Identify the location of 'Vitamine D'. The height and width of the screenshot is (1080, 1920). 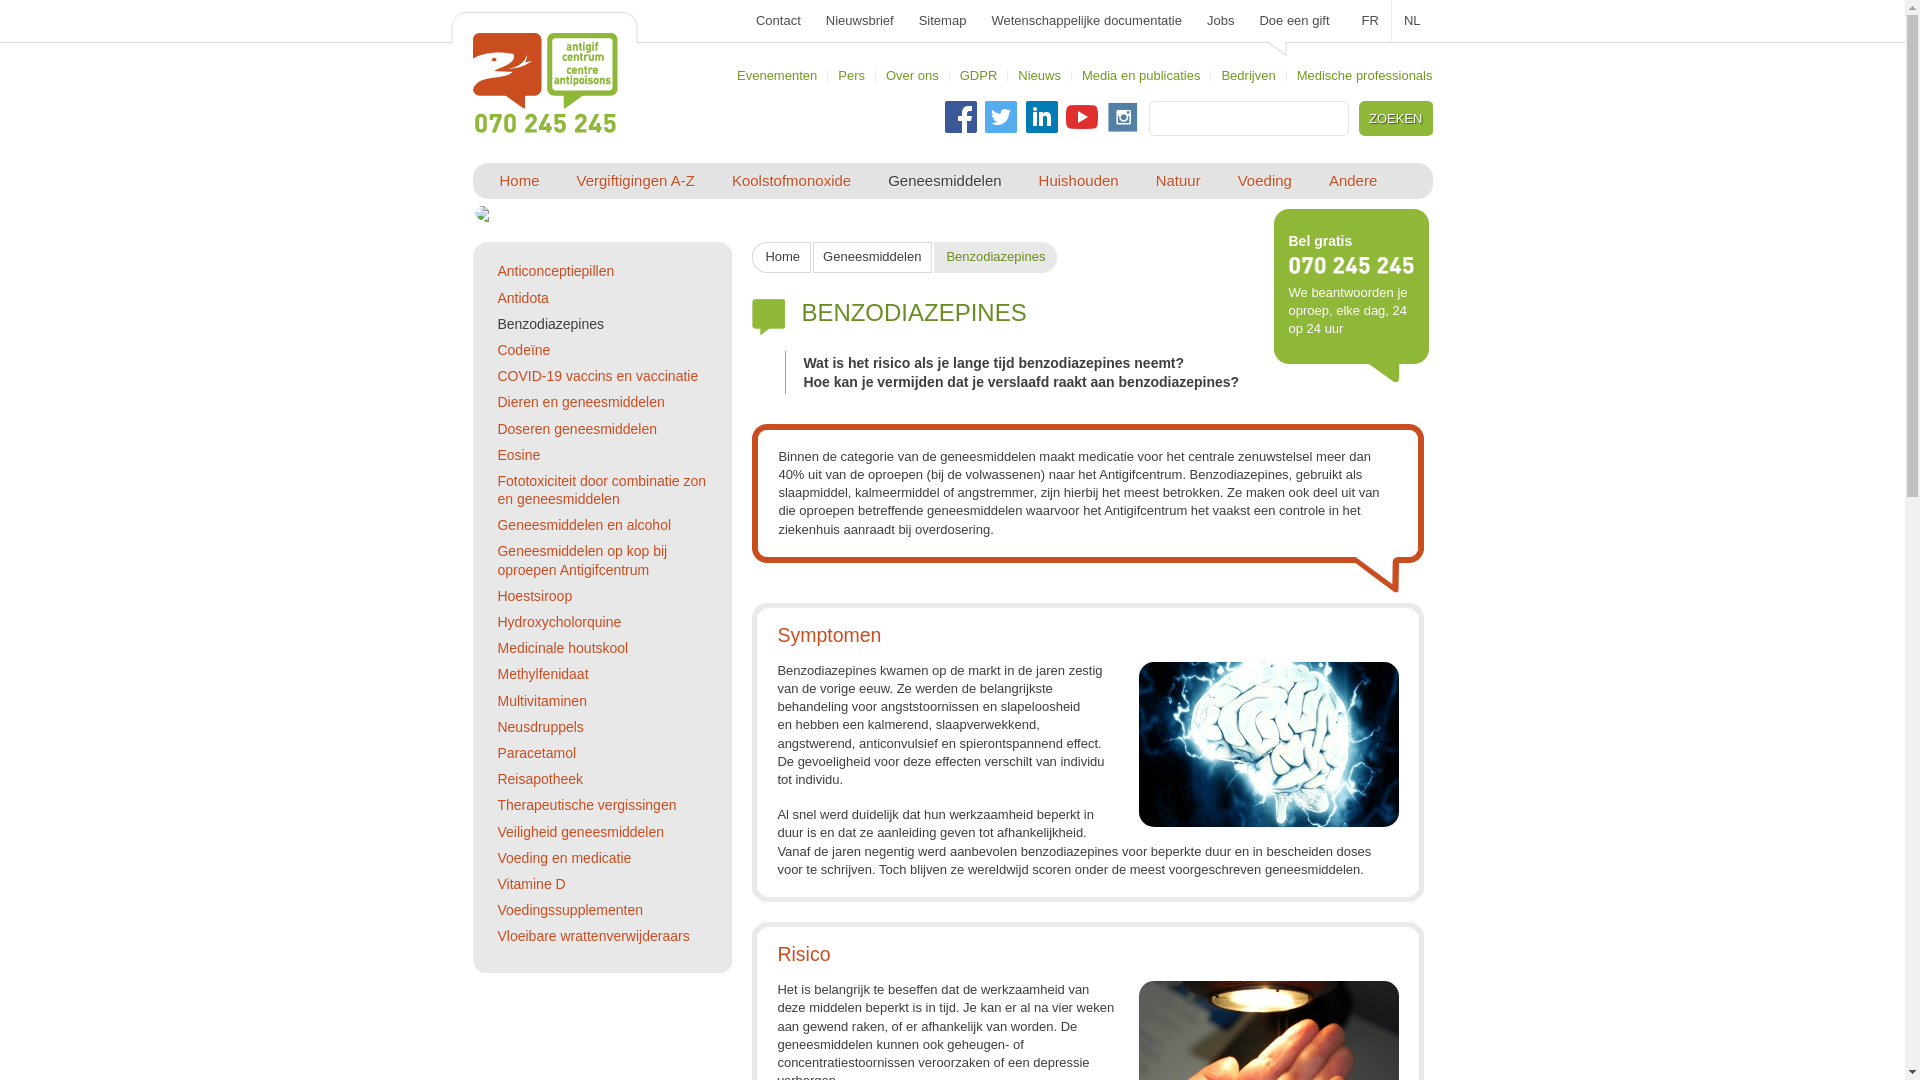
(531, 882).